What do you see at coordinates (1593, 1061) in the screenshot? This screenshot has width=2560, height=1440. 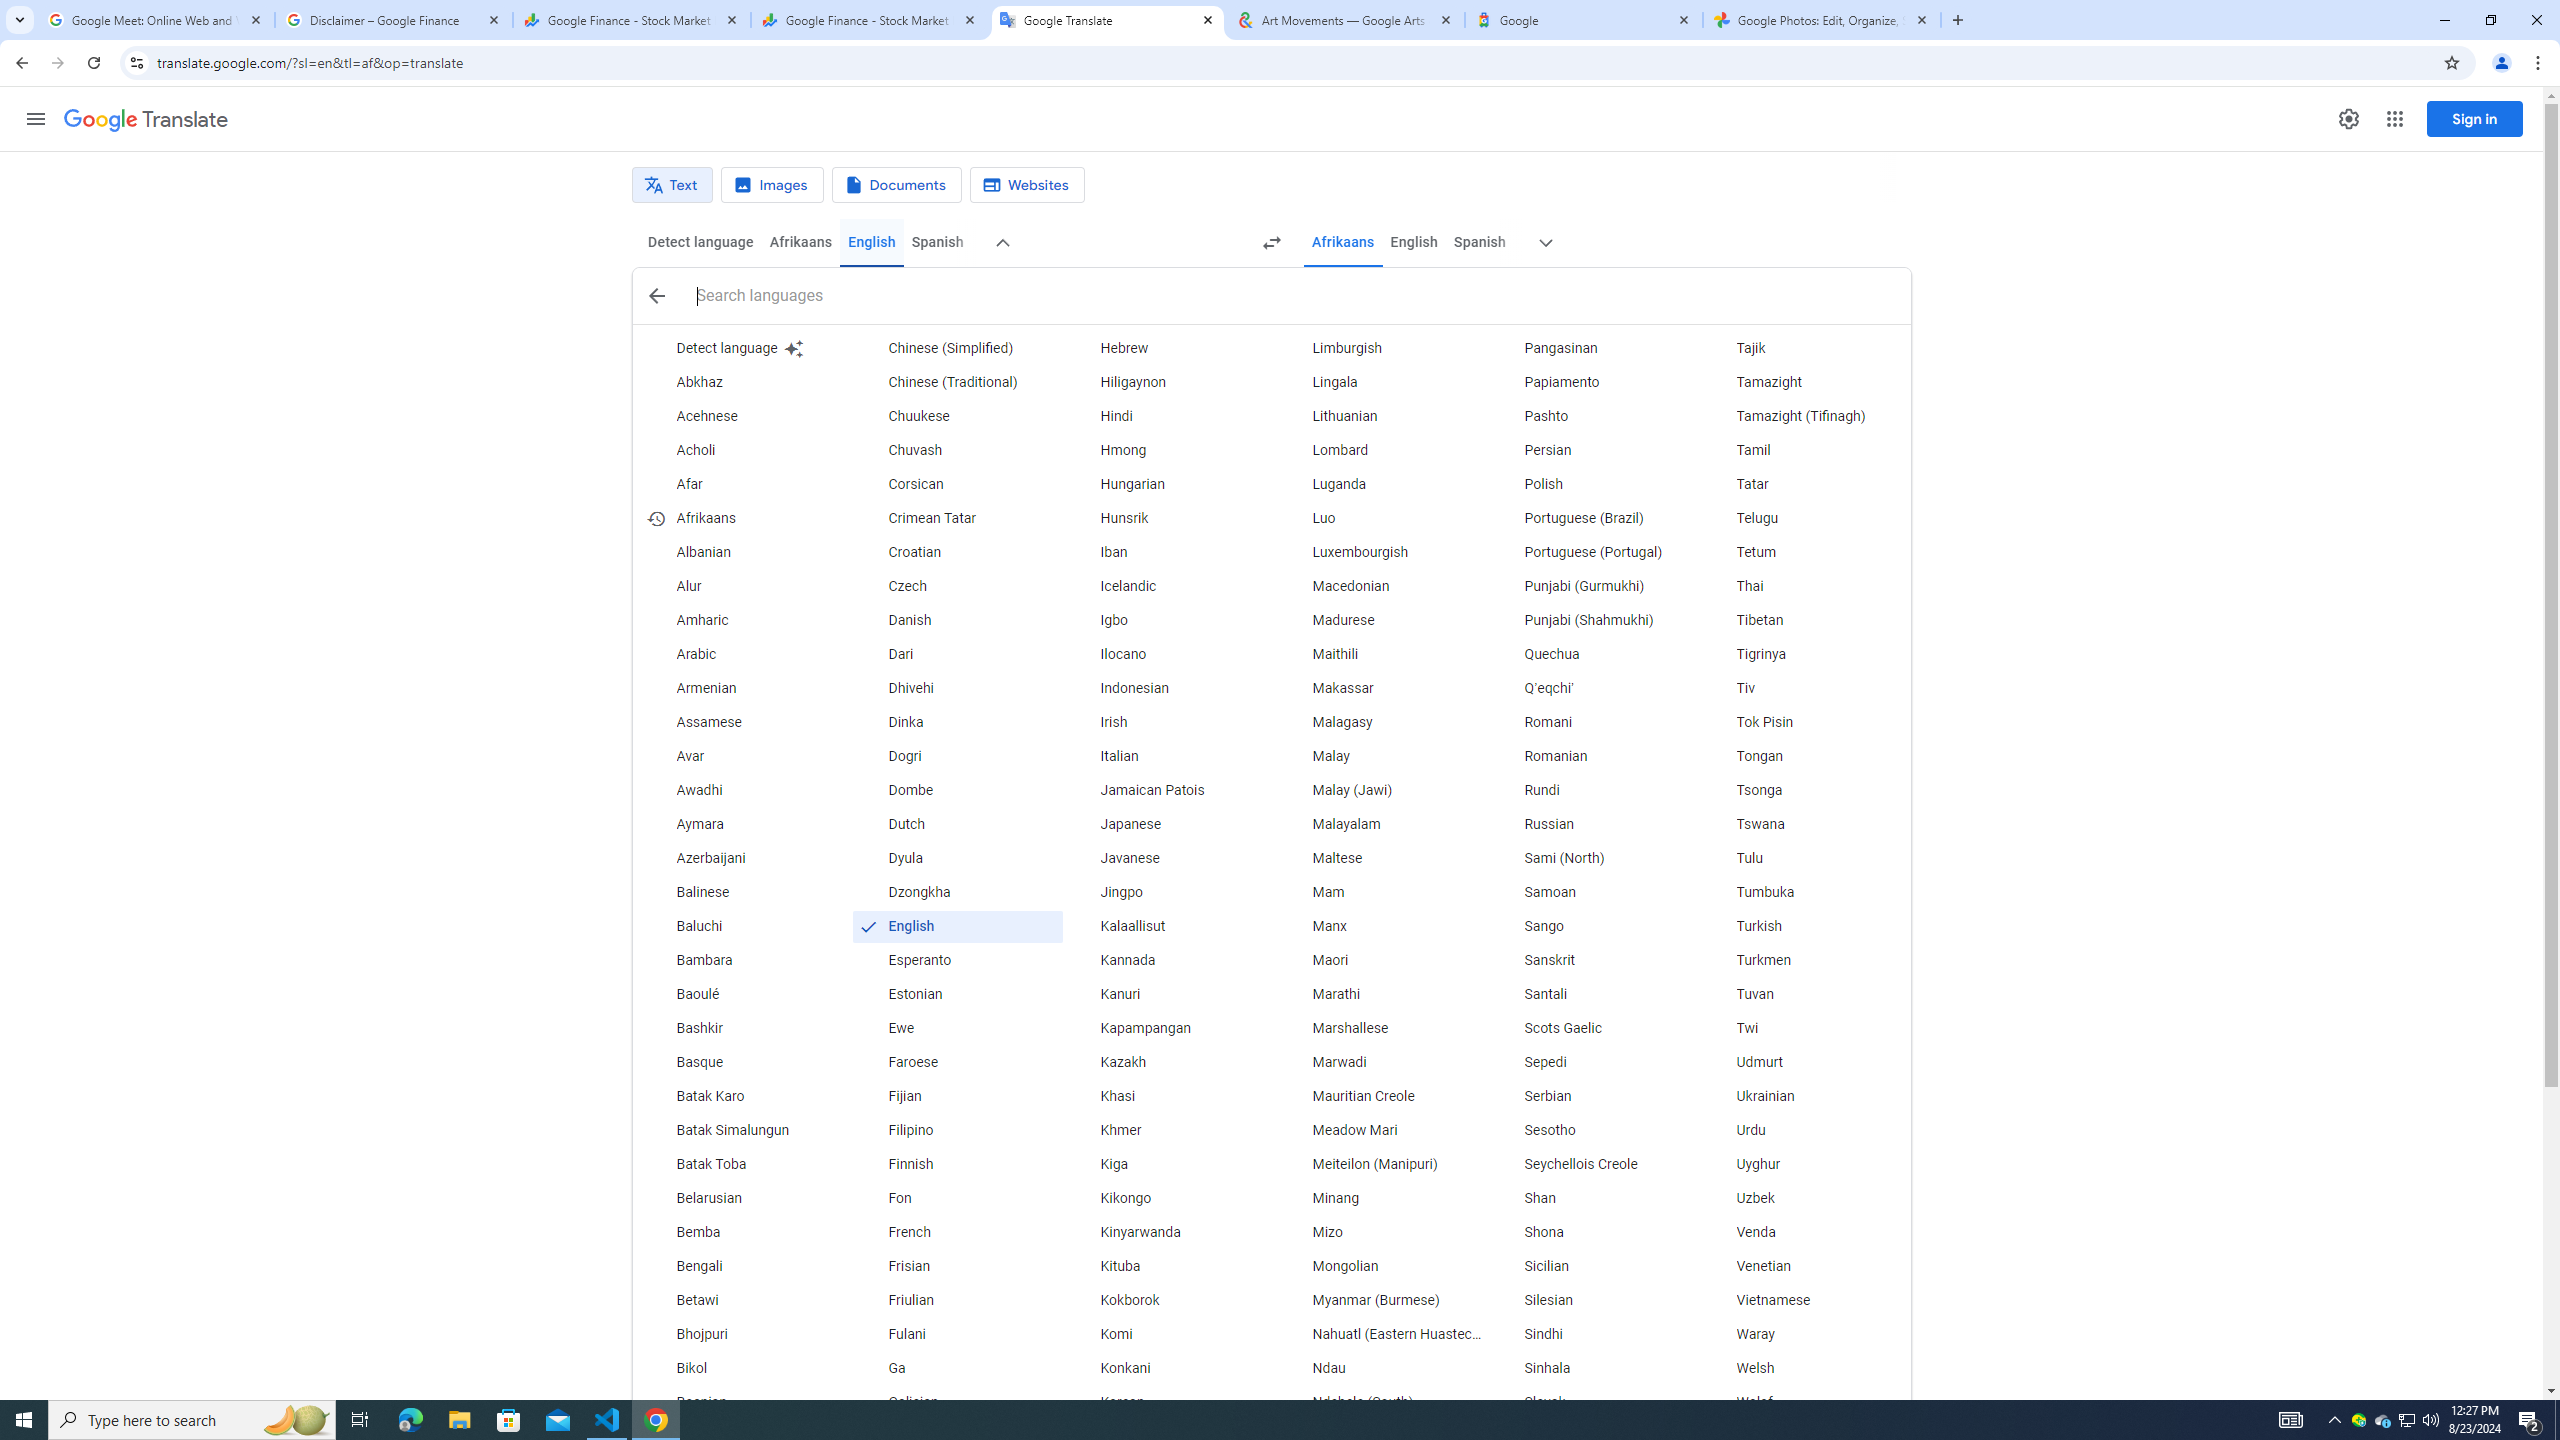 I see `'Sepedi'` at bounding box center [1593, 1061].